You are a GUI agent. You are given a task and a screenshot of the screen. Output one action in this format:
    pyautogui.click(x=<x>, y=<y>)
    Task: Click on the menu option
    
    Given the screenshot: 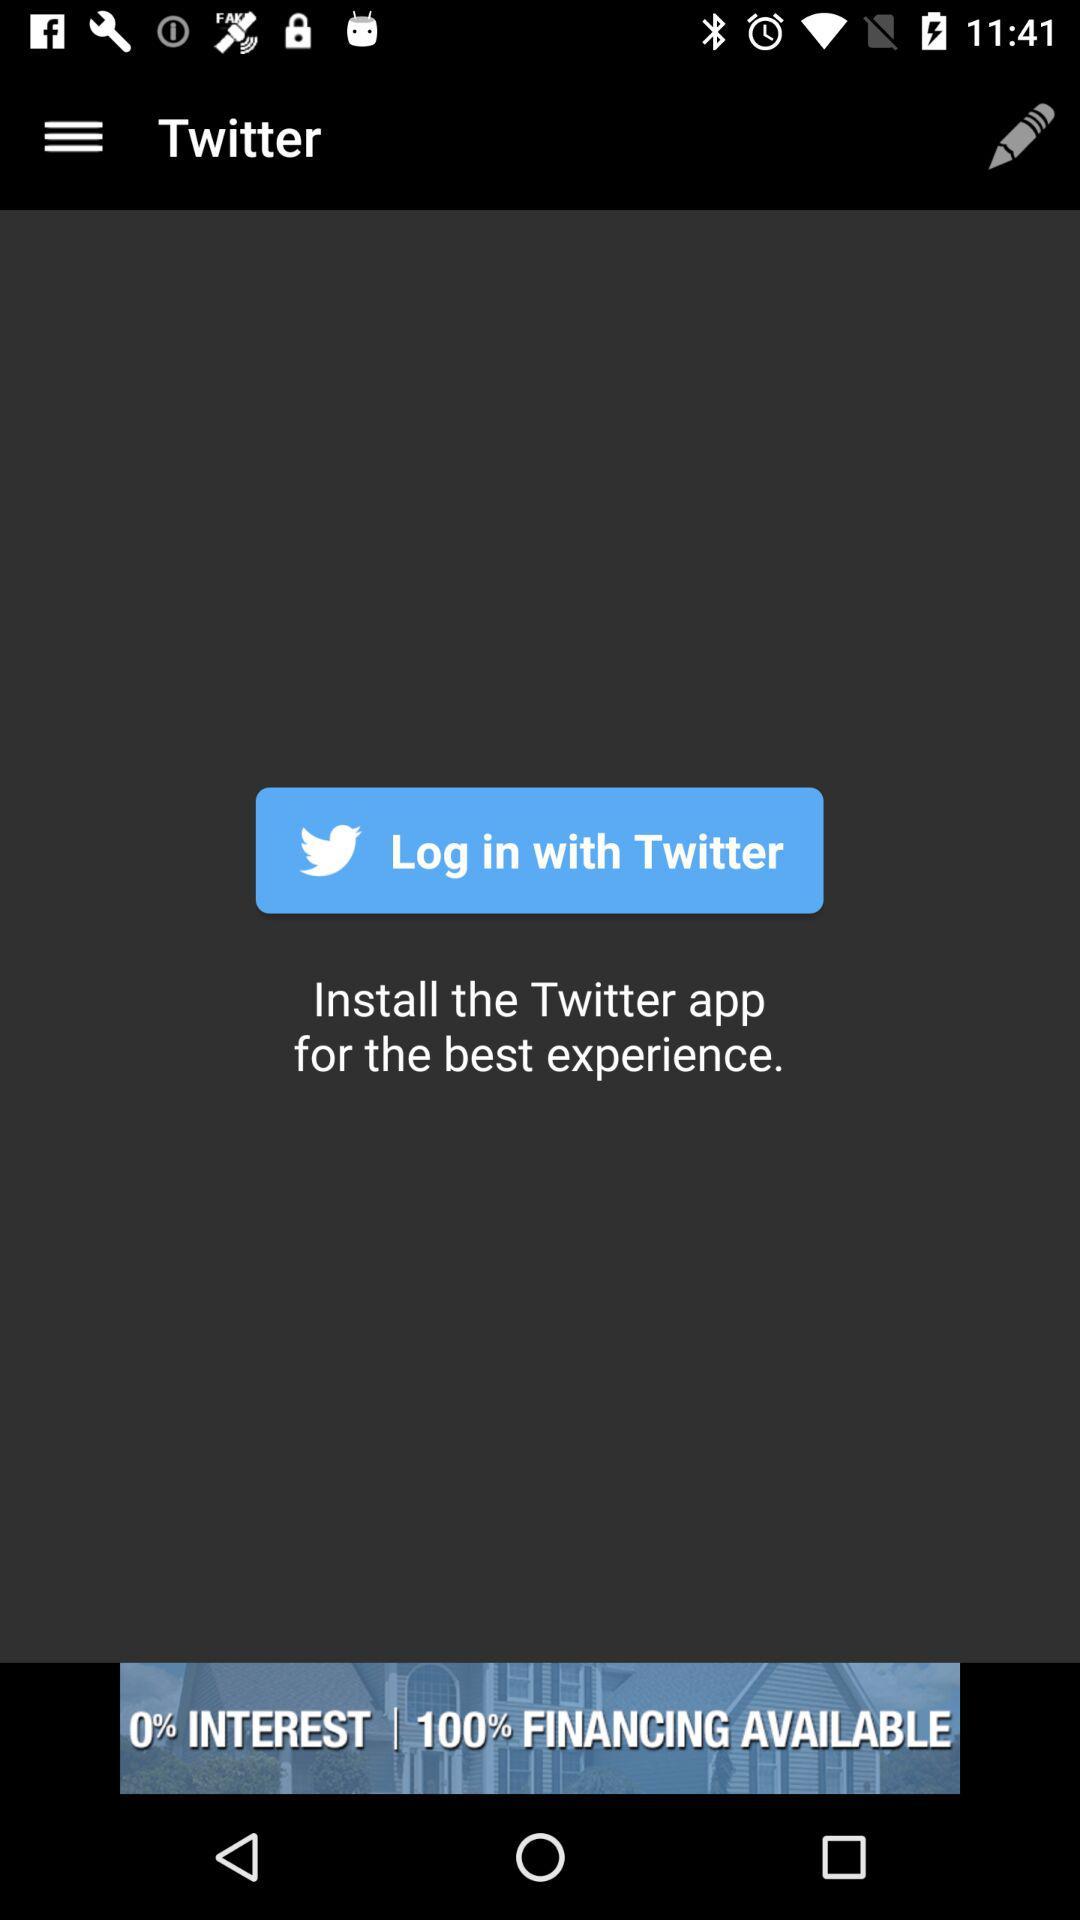 What is the action you would take?
    pyautogui.click(x=72, y=135)
    